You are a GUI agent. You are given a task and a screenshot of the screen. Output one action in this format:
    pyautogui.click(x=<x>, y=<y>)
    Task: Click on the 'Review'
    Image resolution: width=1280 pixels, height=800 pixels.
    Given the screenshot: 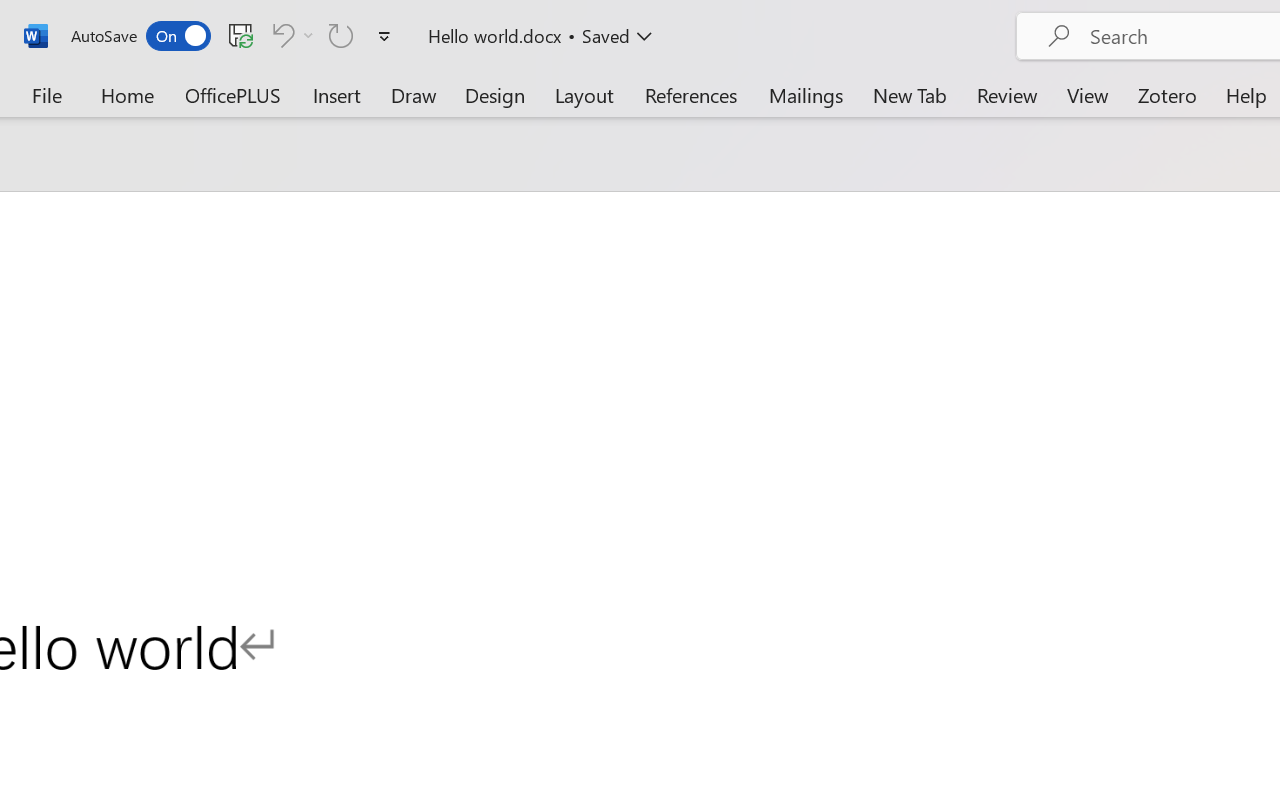 What is the action you would take?
    pyautogui.click(x=1007, y=94)
    